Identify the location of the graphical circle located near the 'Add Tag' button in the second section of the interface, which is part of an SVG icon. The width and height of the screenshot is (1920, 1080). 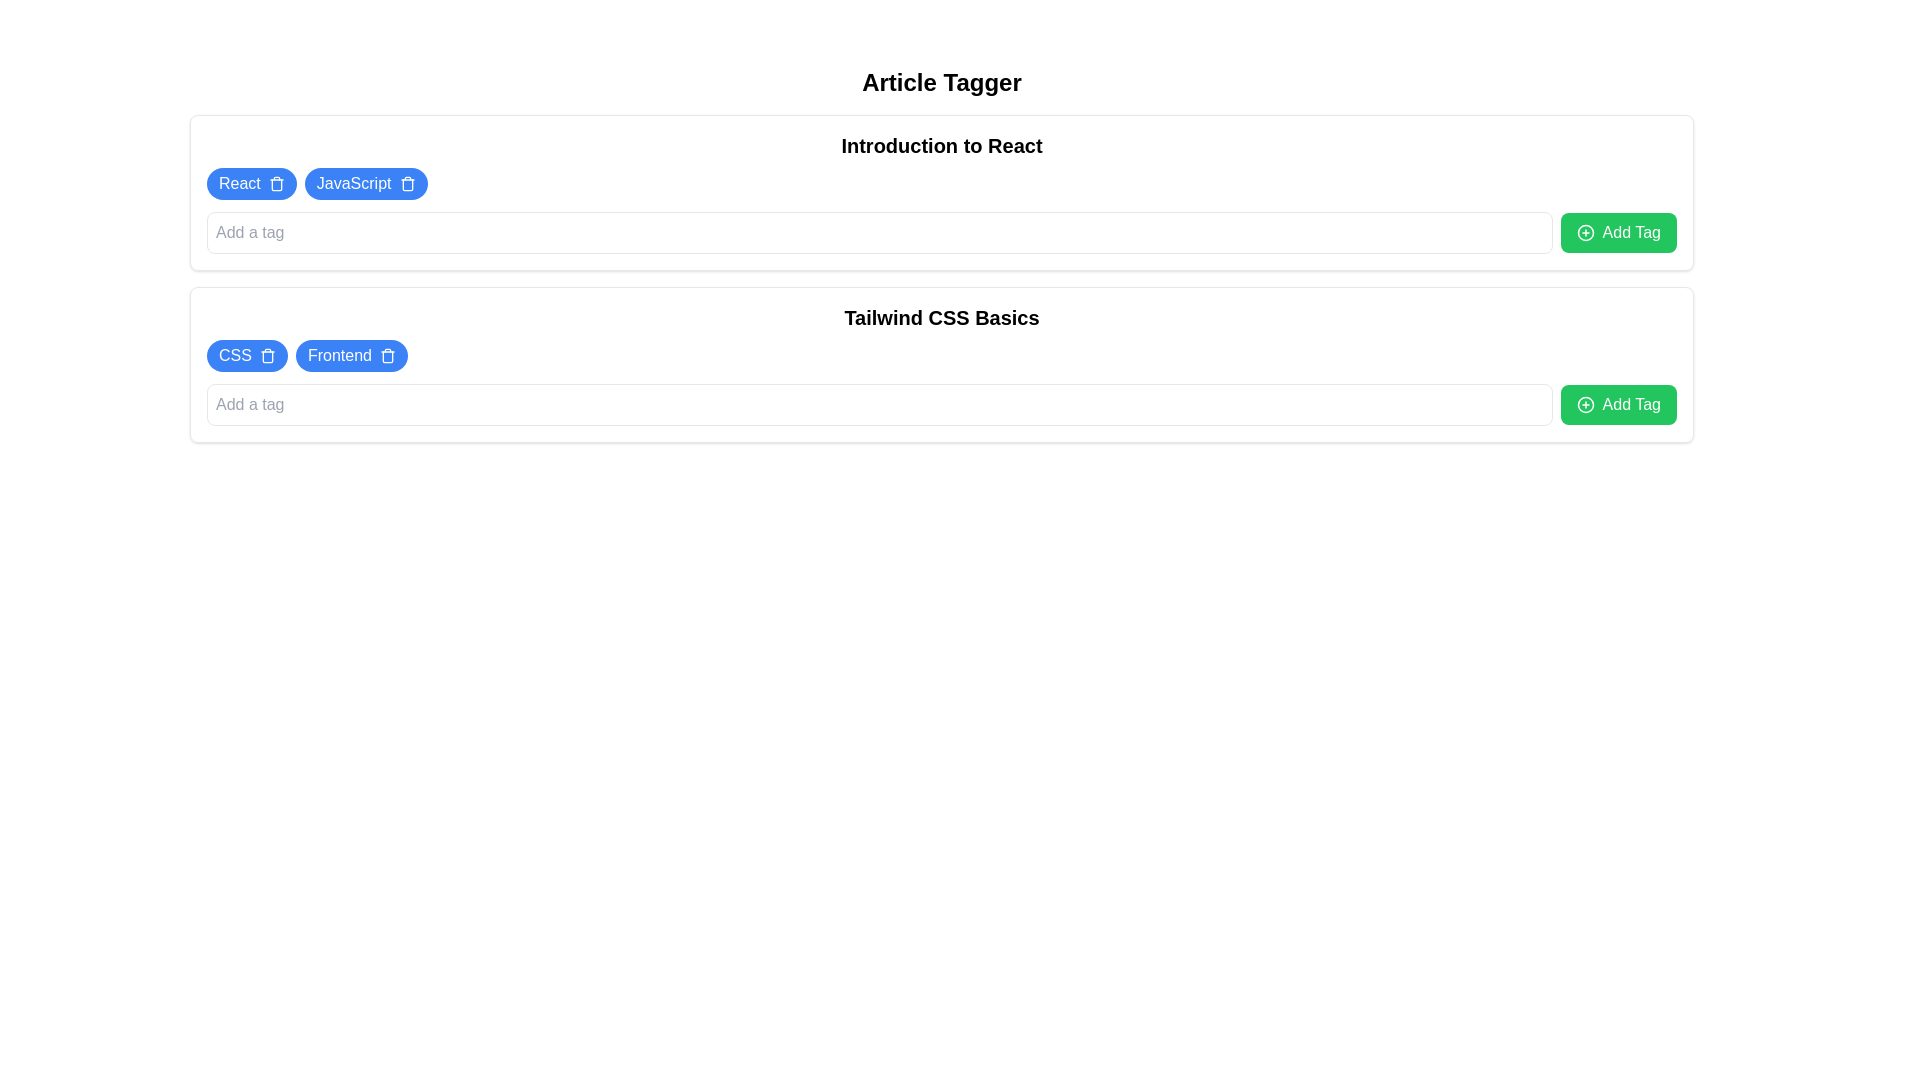
(1584, 231).